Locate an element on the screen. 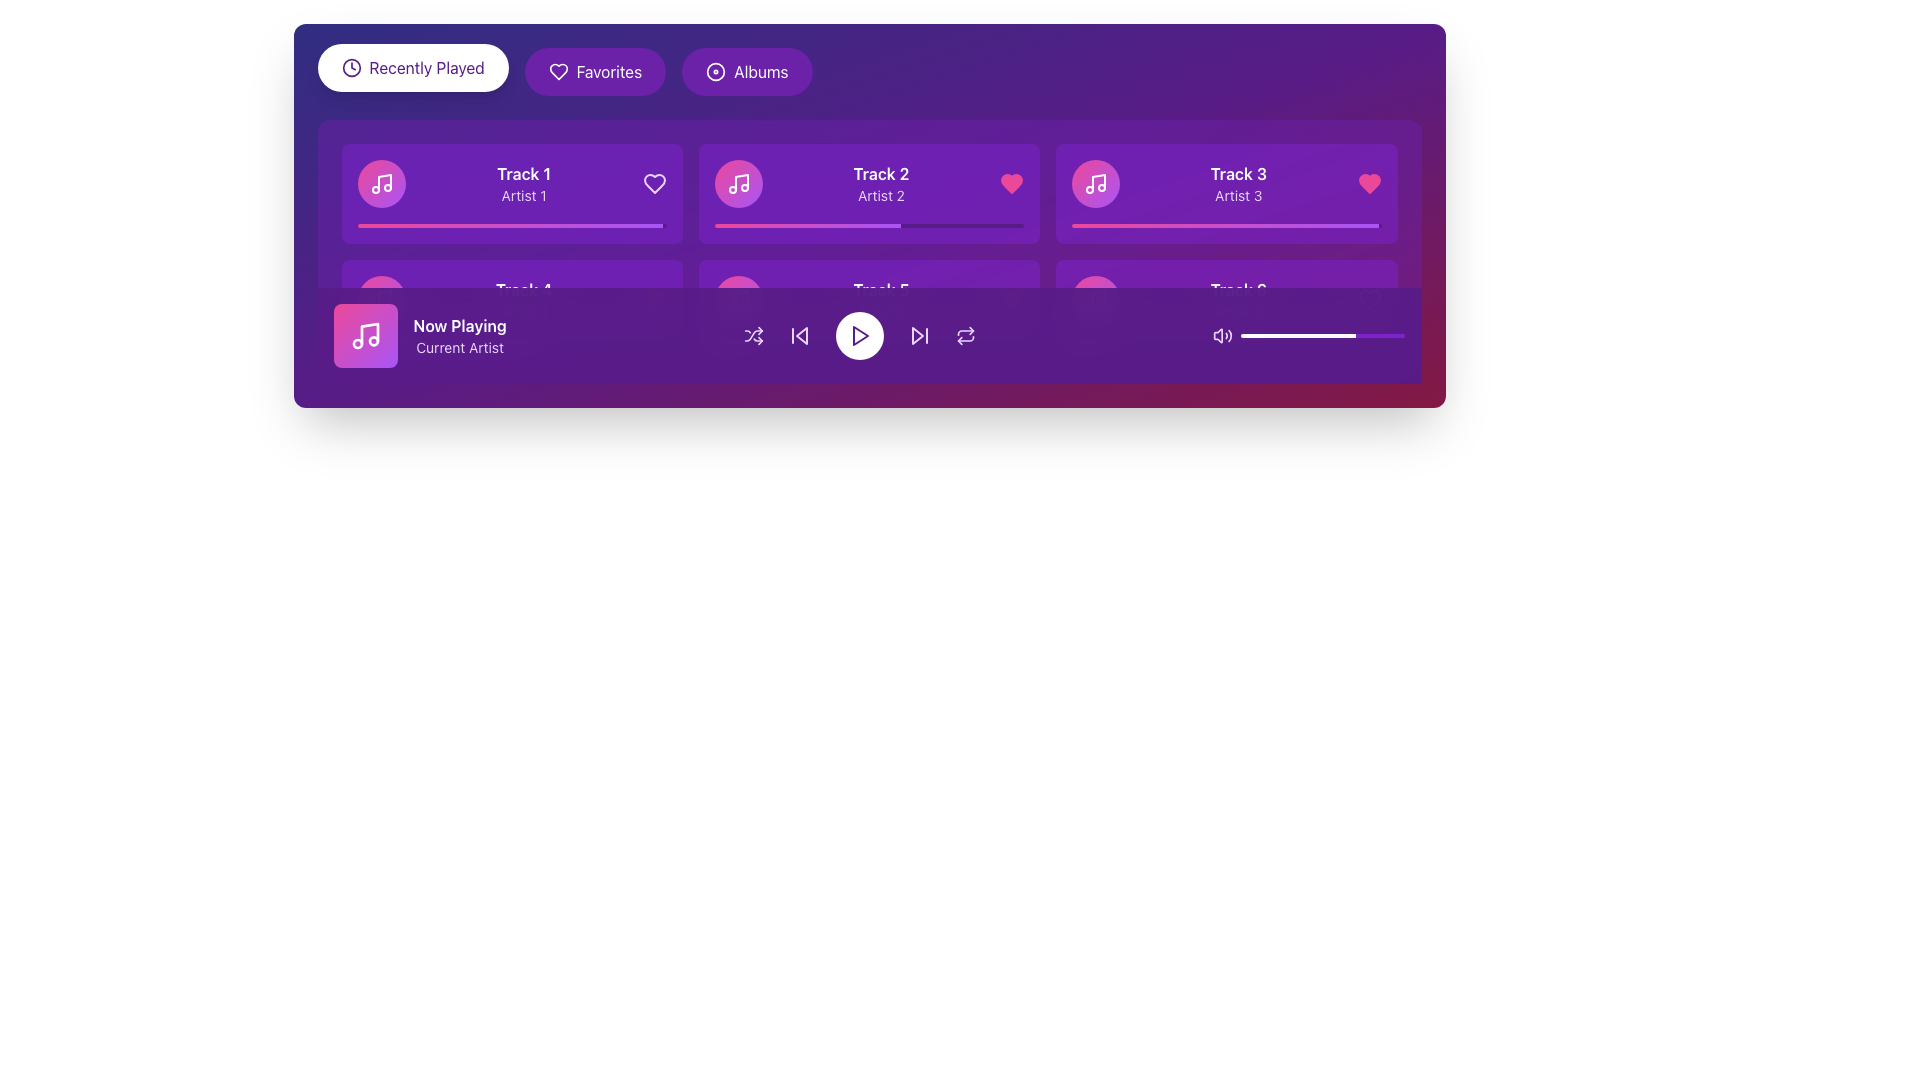 The width and height of the screenshot is (1920, 1080). the volume level is located at coordinates (1356, 334).